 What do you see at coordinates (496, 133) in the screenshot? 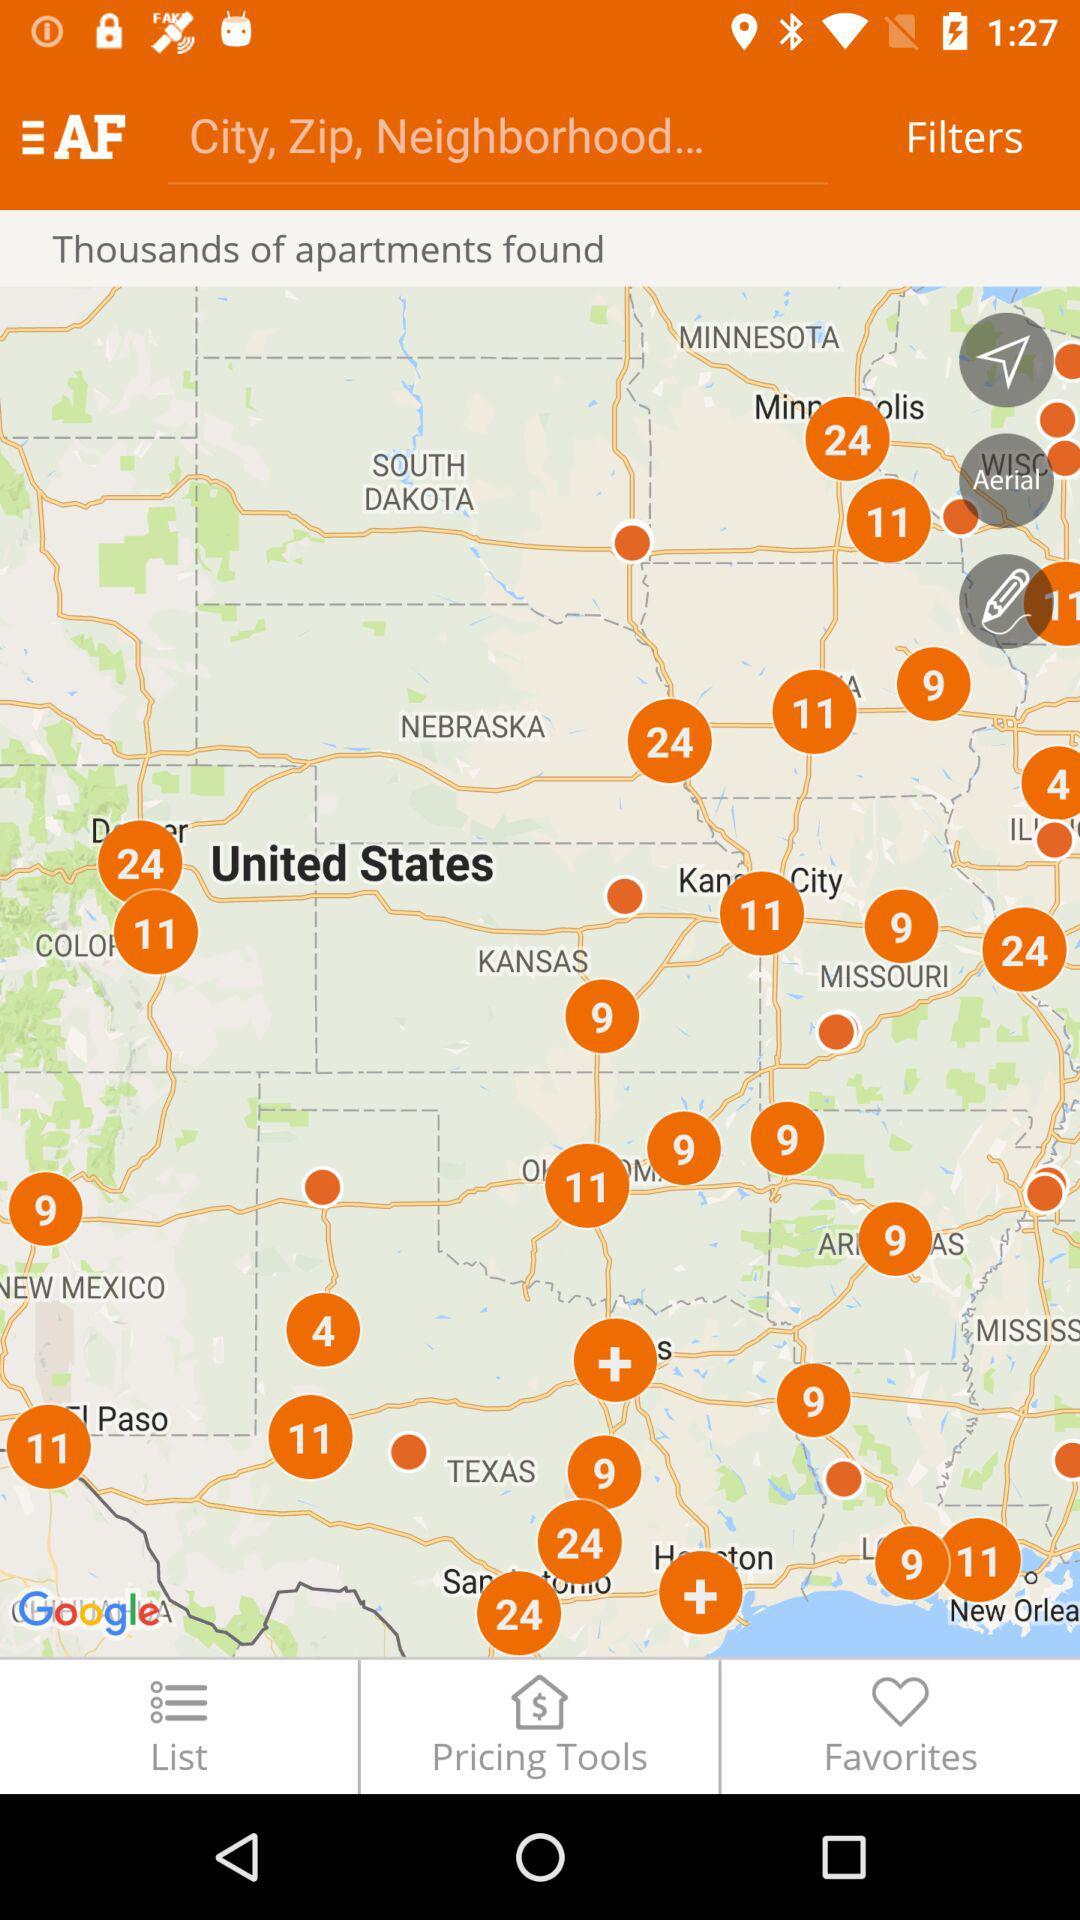
I see `open search box` at bounding box center [496, 133].